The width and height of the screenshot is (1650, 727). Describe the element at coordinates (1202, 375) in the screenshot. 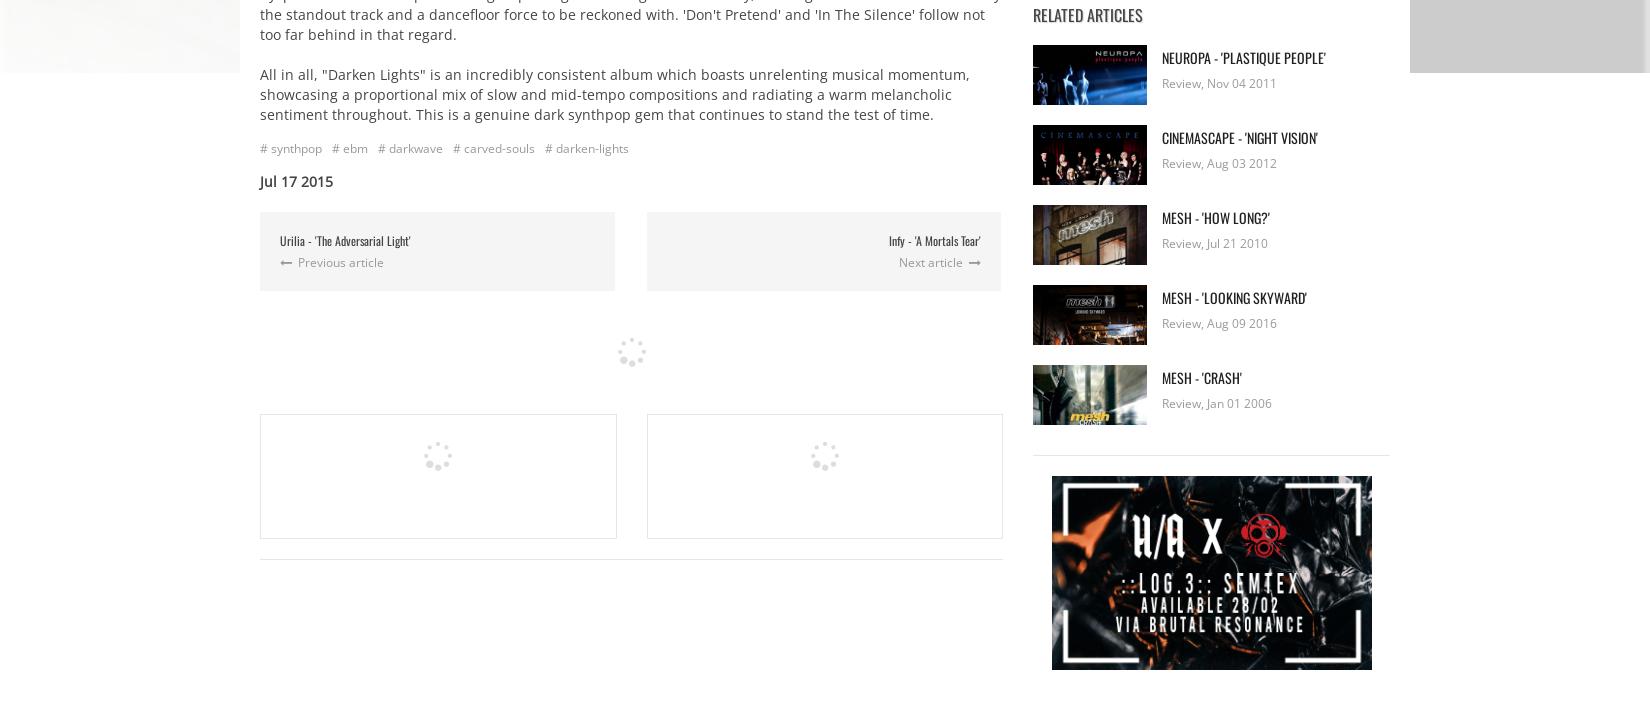

I see `'Mesh - 'Crash''` at that location.